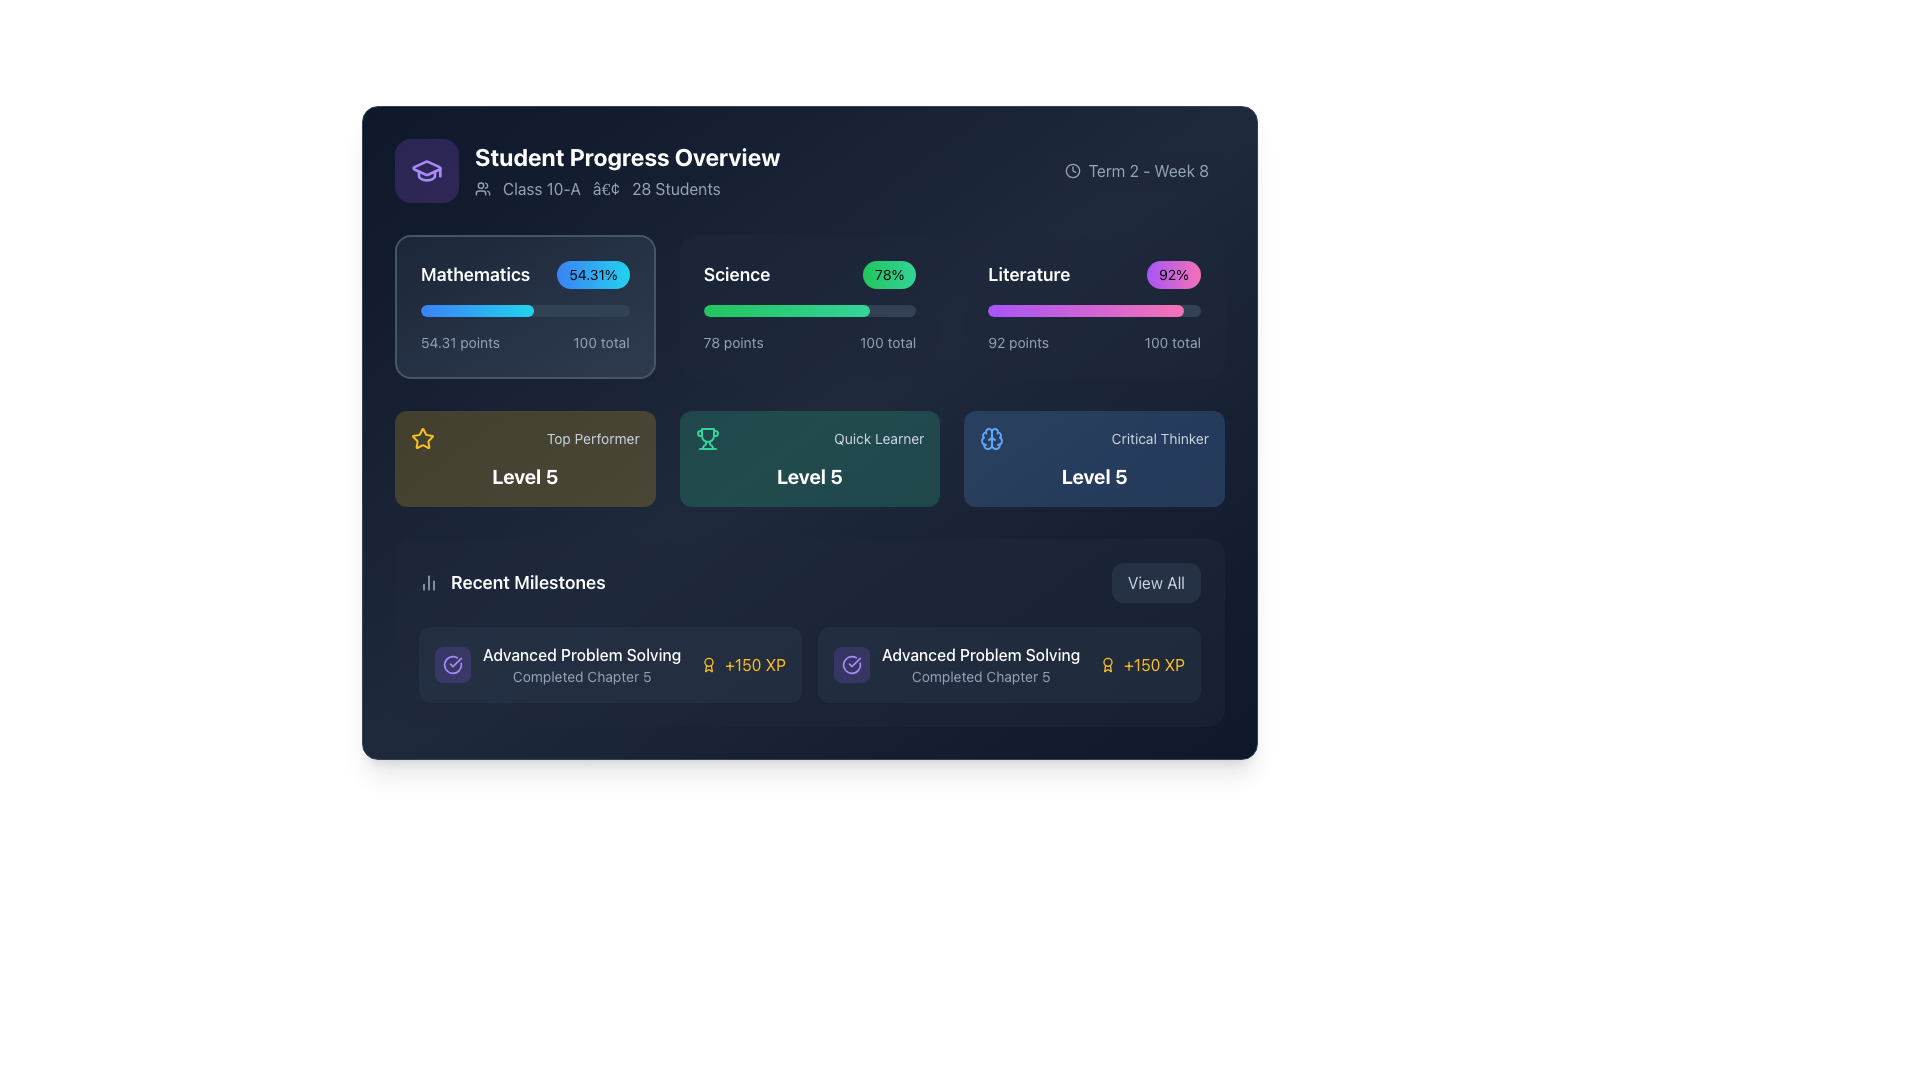 Image resolution: width=1920 pixels, height=1080 pixels. What do you see at coordinates (525, 477) in the screenshot?
I see `the text block displaying 'Level 5' in bold, extra-large white font, which is located in the lower section of the 'Top Performer' card` at bounding box center [525, 477].